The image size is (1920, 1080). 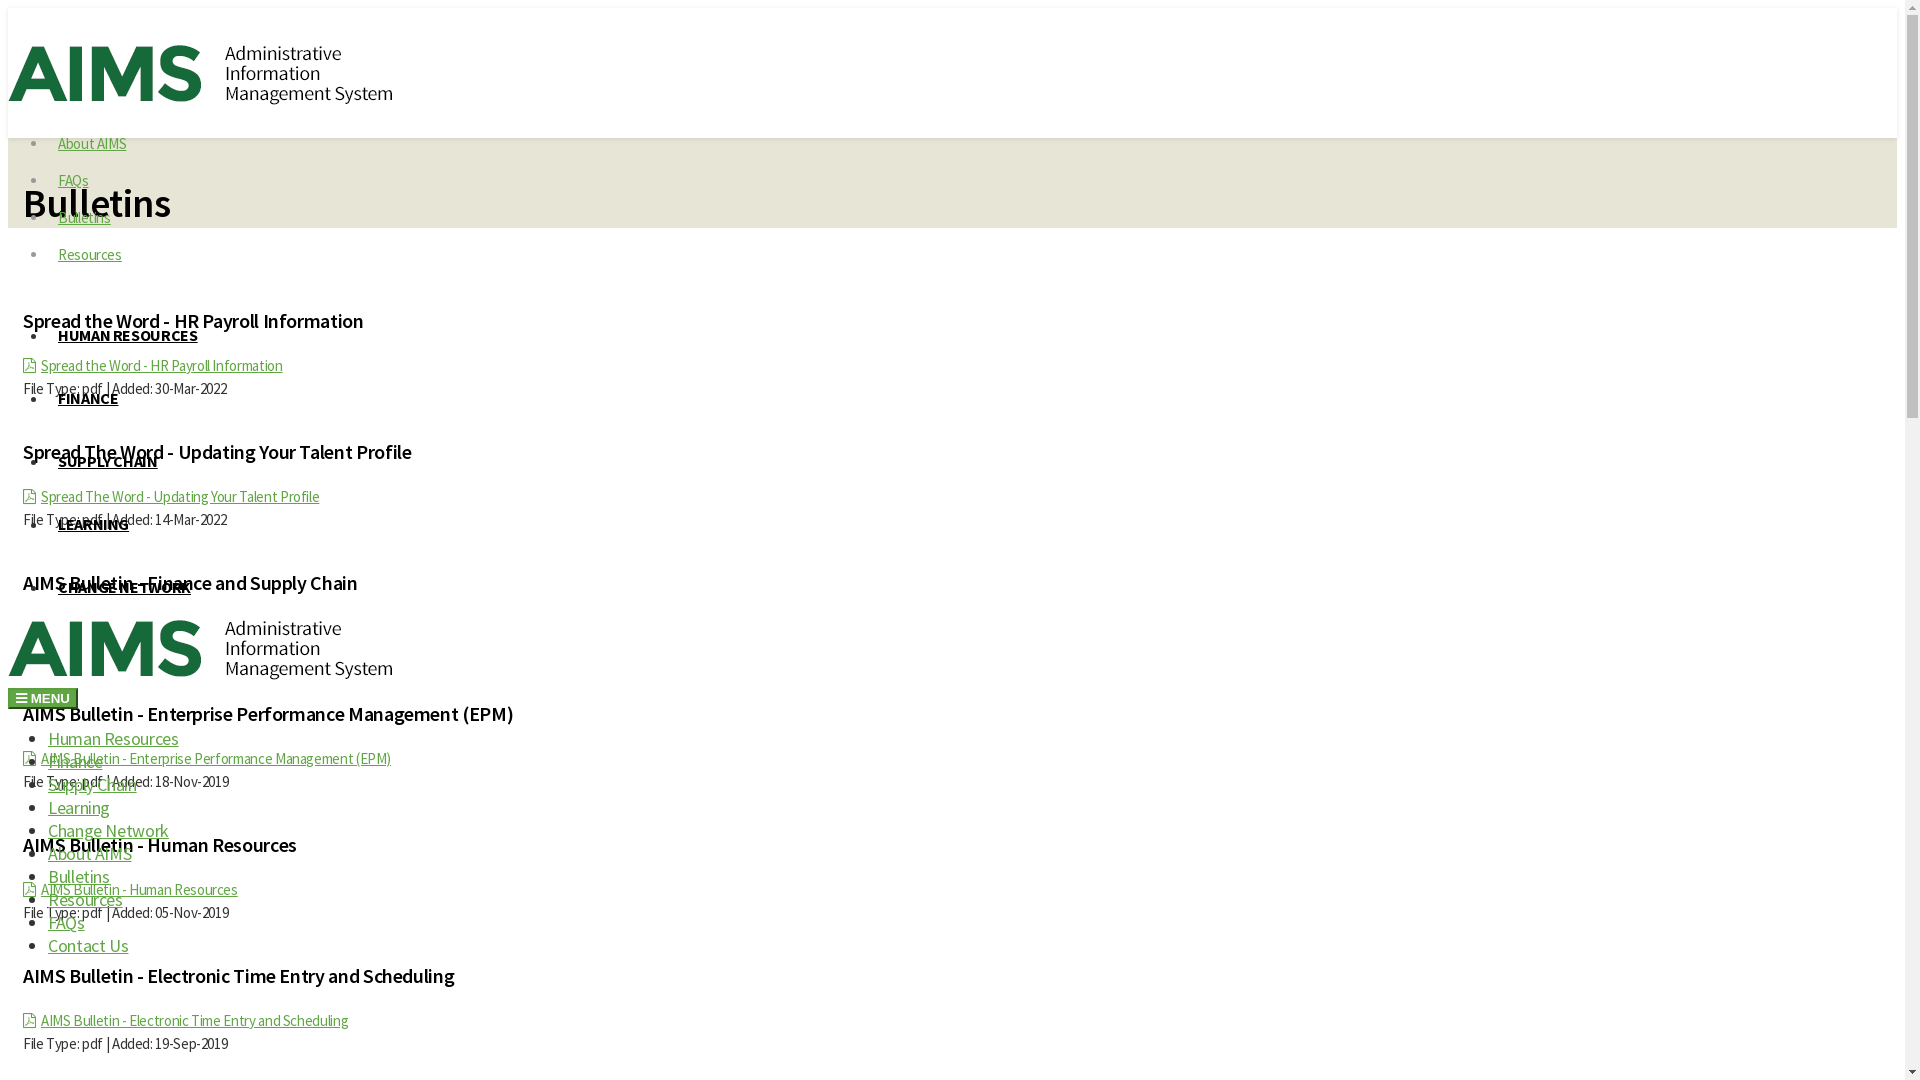 What do you see at coordinates (89, 253) in the screenshot?
I see `'Resources'` at bounding box center [89, 253].